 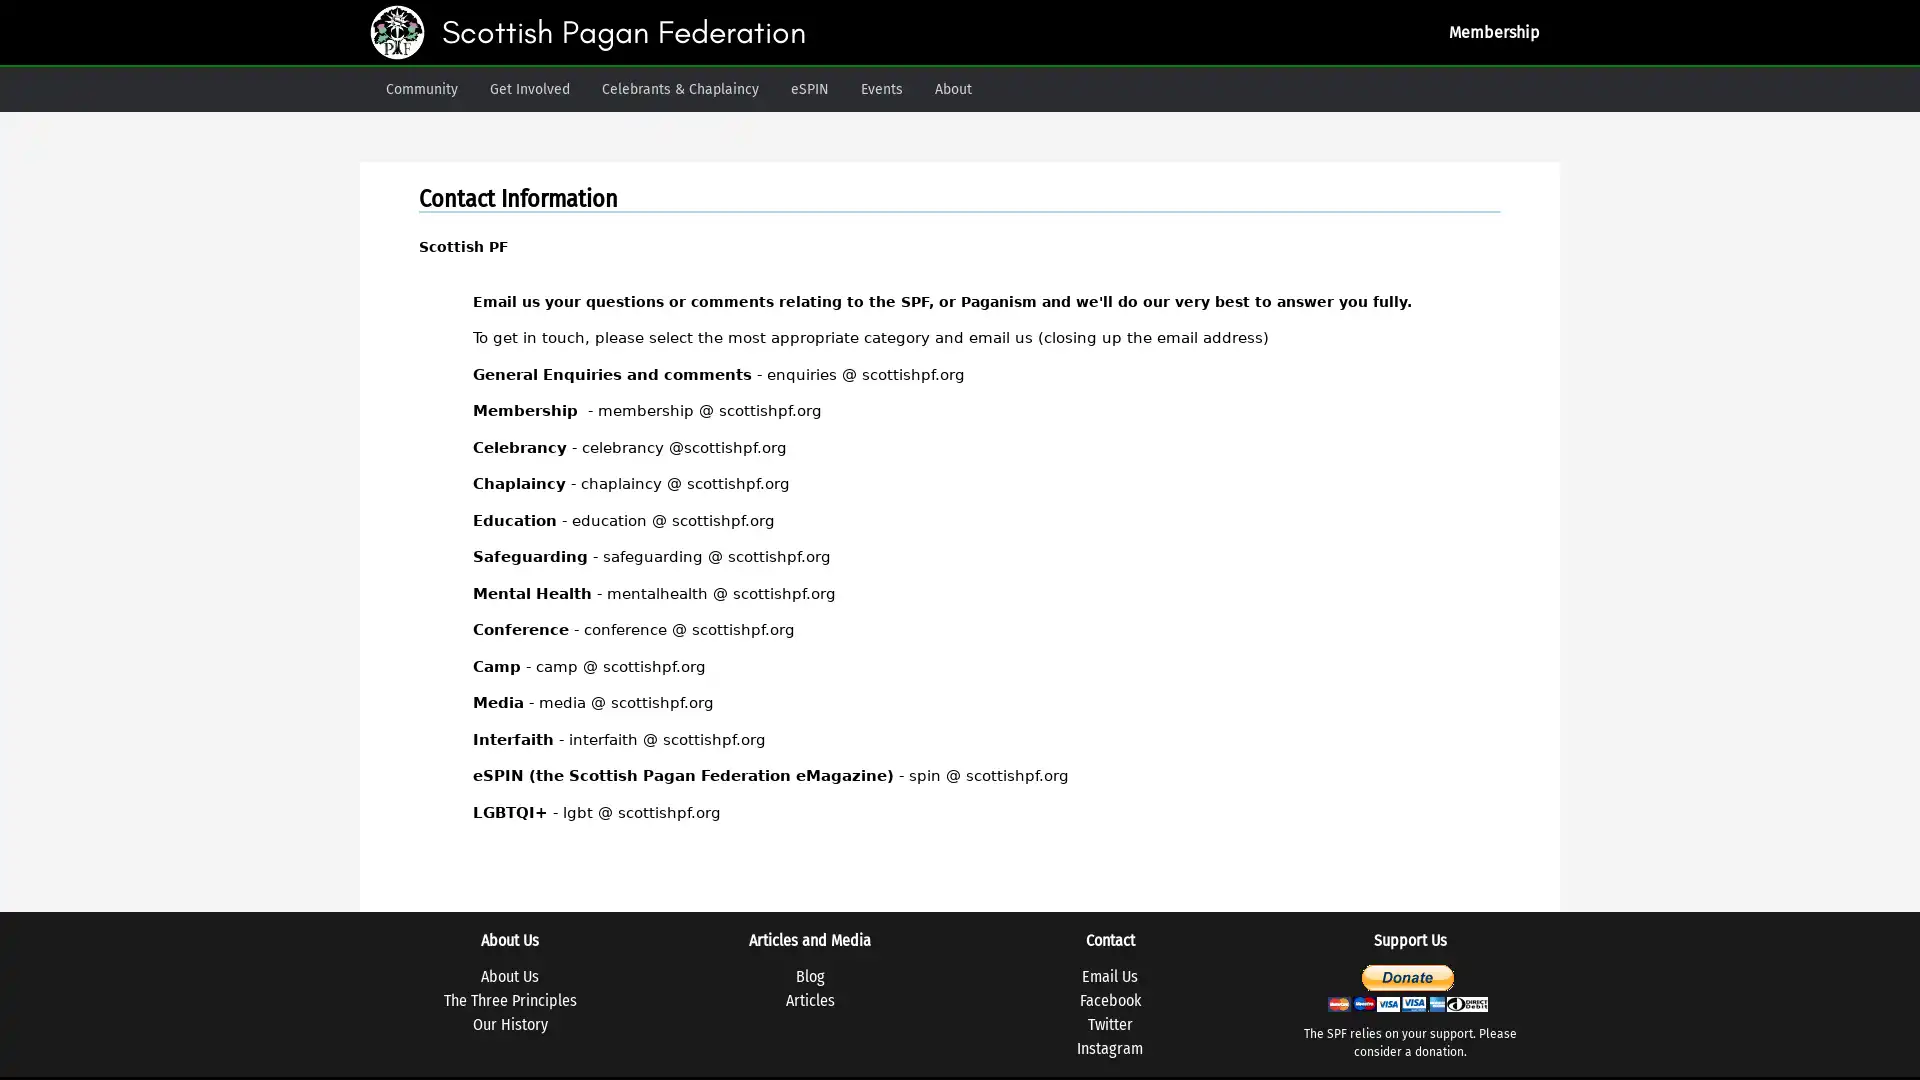 What do you see at coordinates (680, 88) in the screenshot?
I see `Celebrants & Chaplaincy` at bounding box center [680, 88].